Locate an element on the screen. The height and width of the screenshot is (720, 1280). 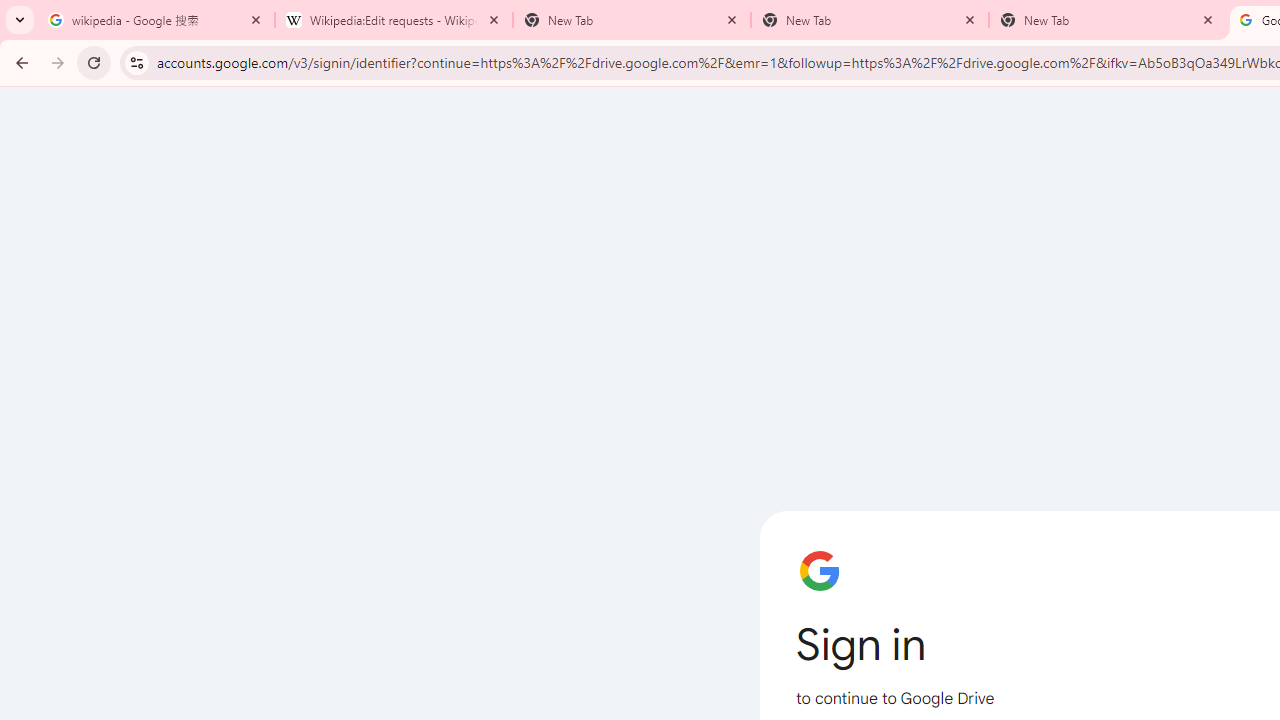
'New Tab' is located at coordinates (1107, 20).